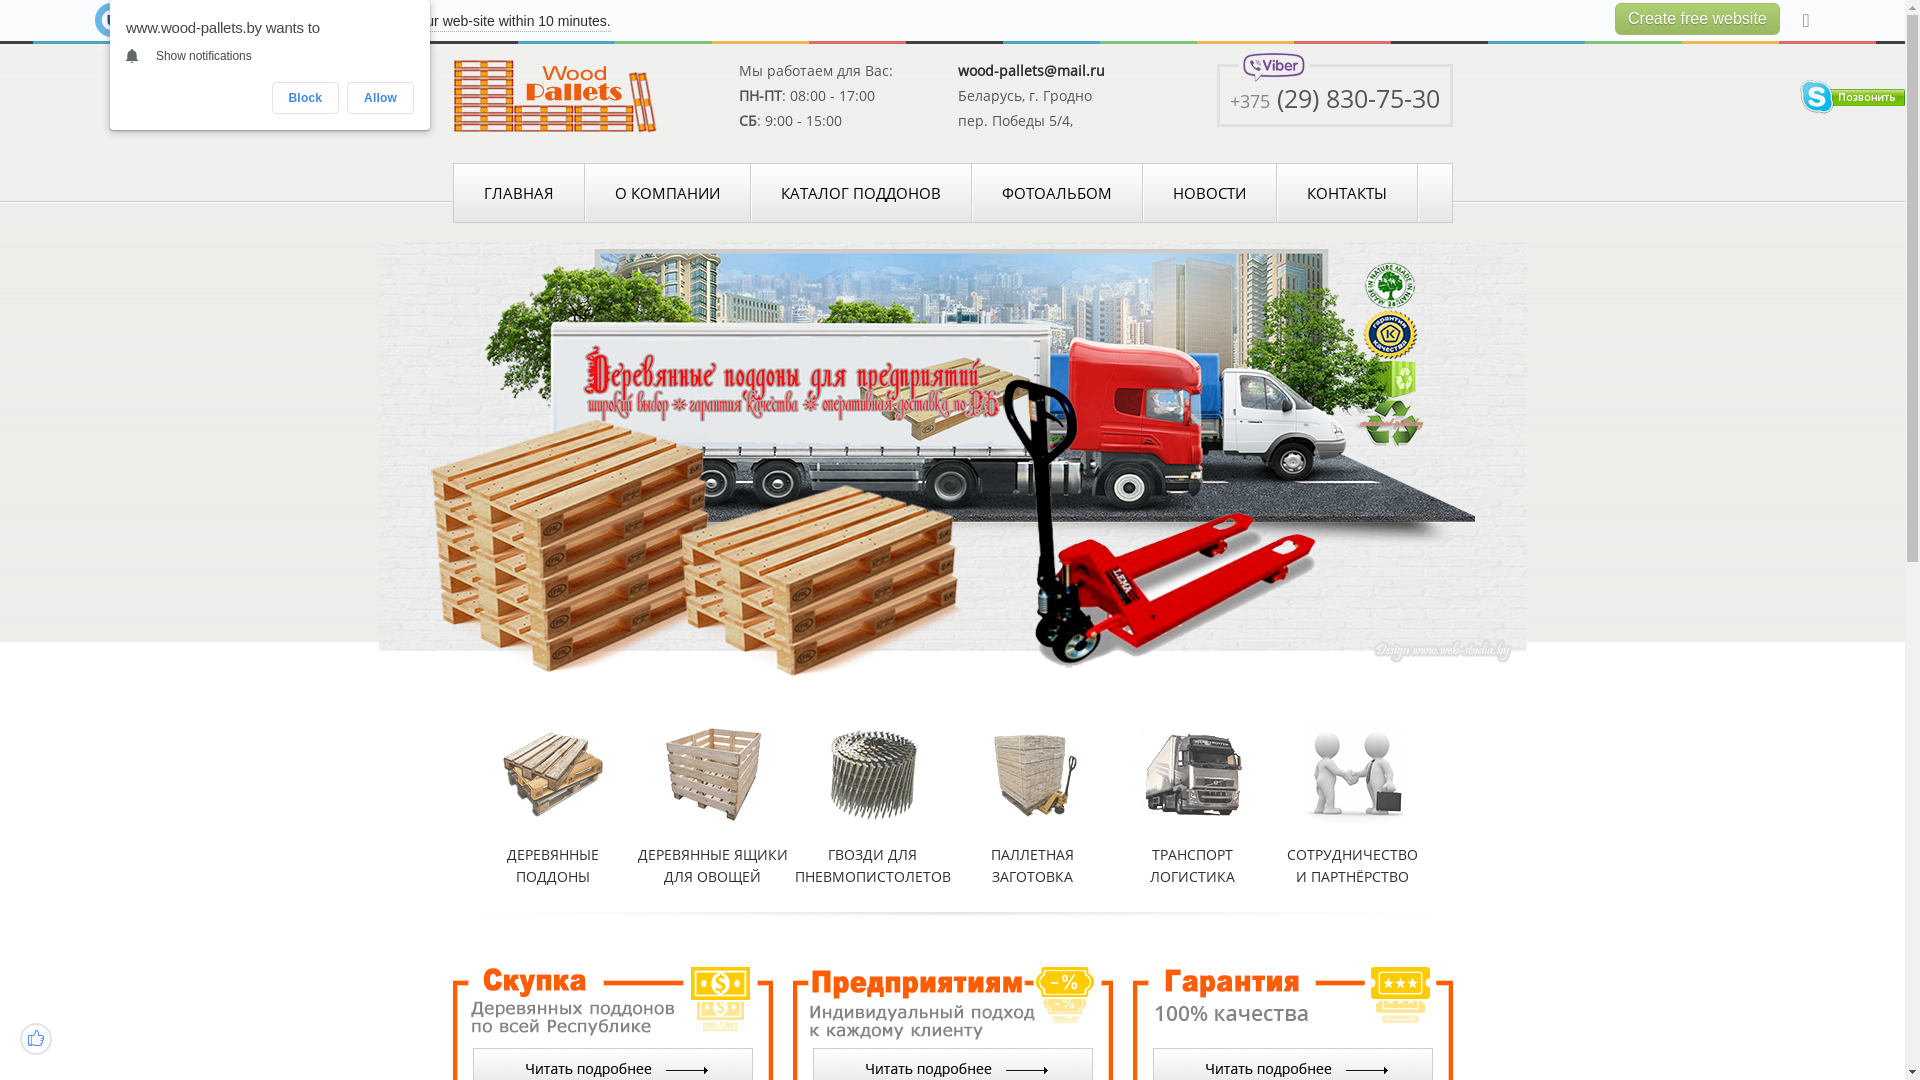 This screenshot has width=1920, height=1080. Describe the element at coordinates (1031, 69) in the screenshot. I see `'wood-pallets@mail.ru'` at that location.